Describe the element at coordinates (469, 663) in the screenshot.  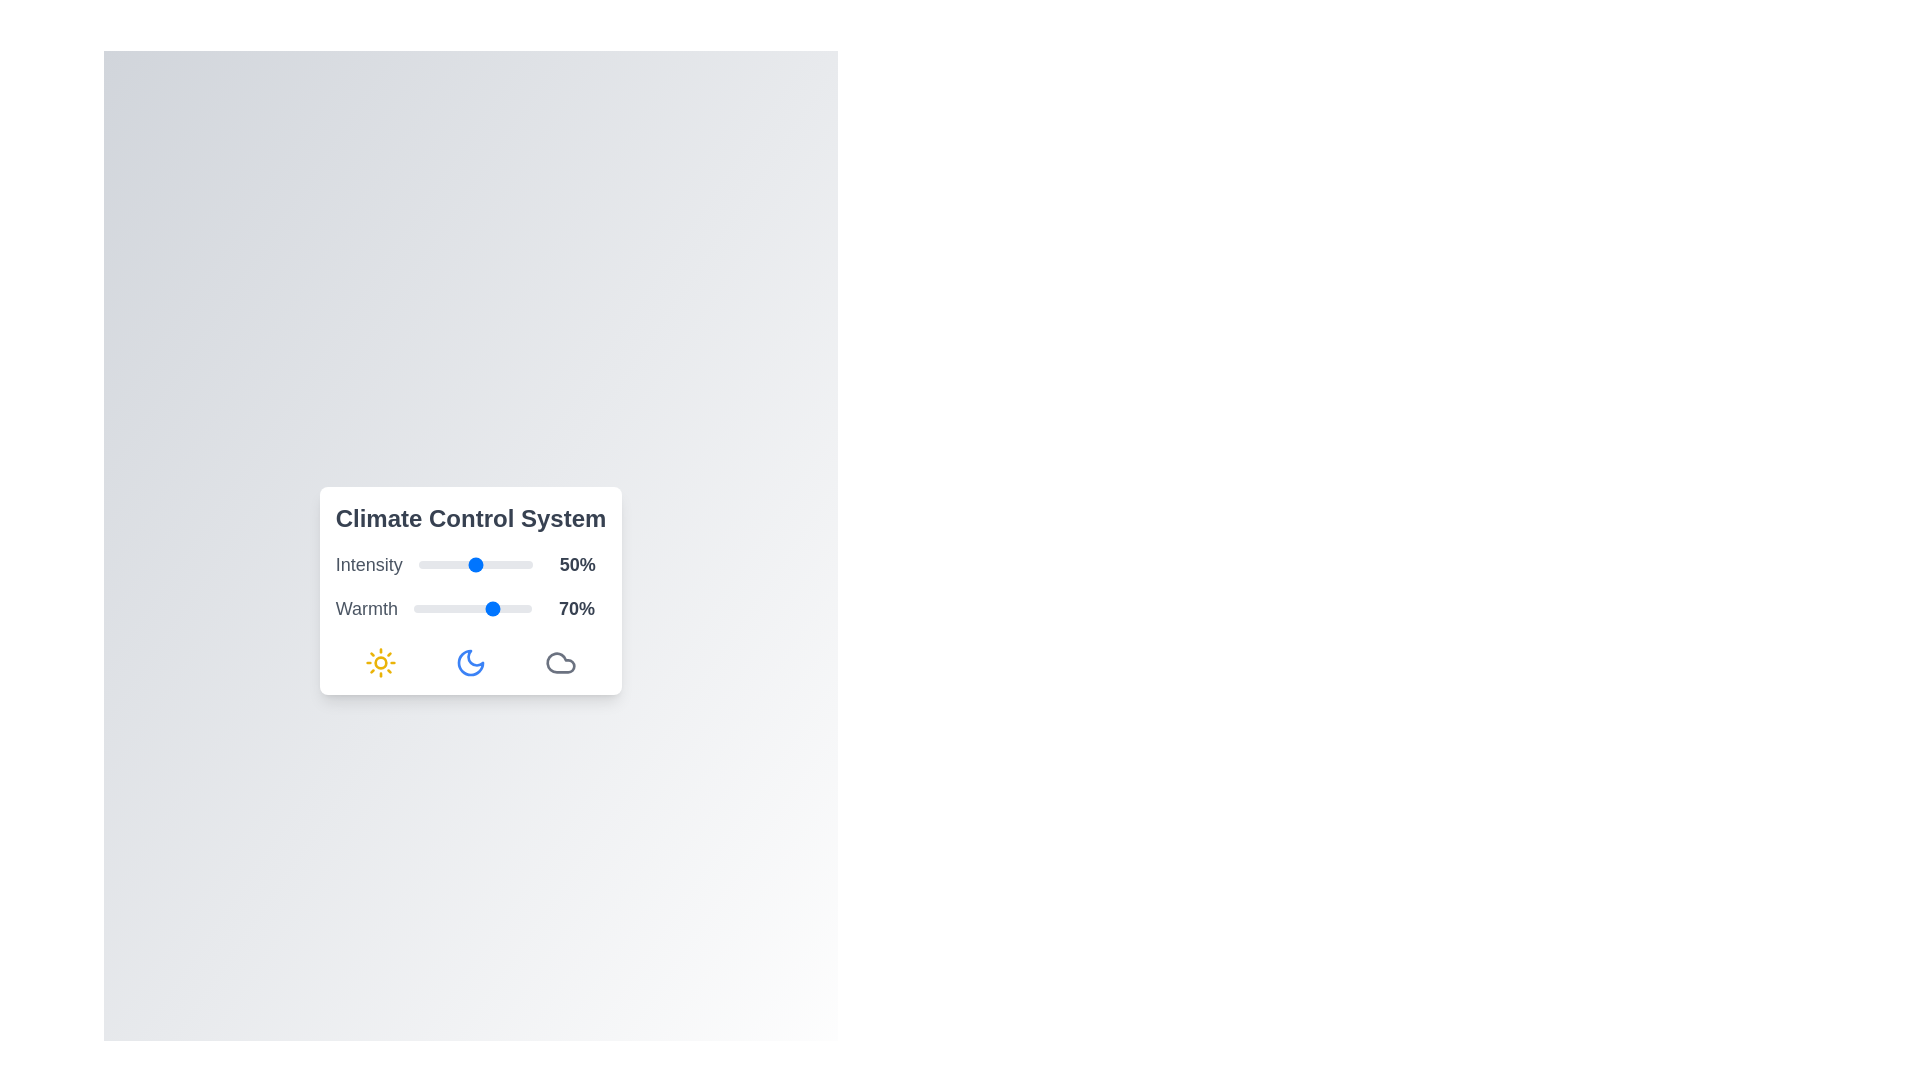
I see `the moon icon to interact with it` at that location.